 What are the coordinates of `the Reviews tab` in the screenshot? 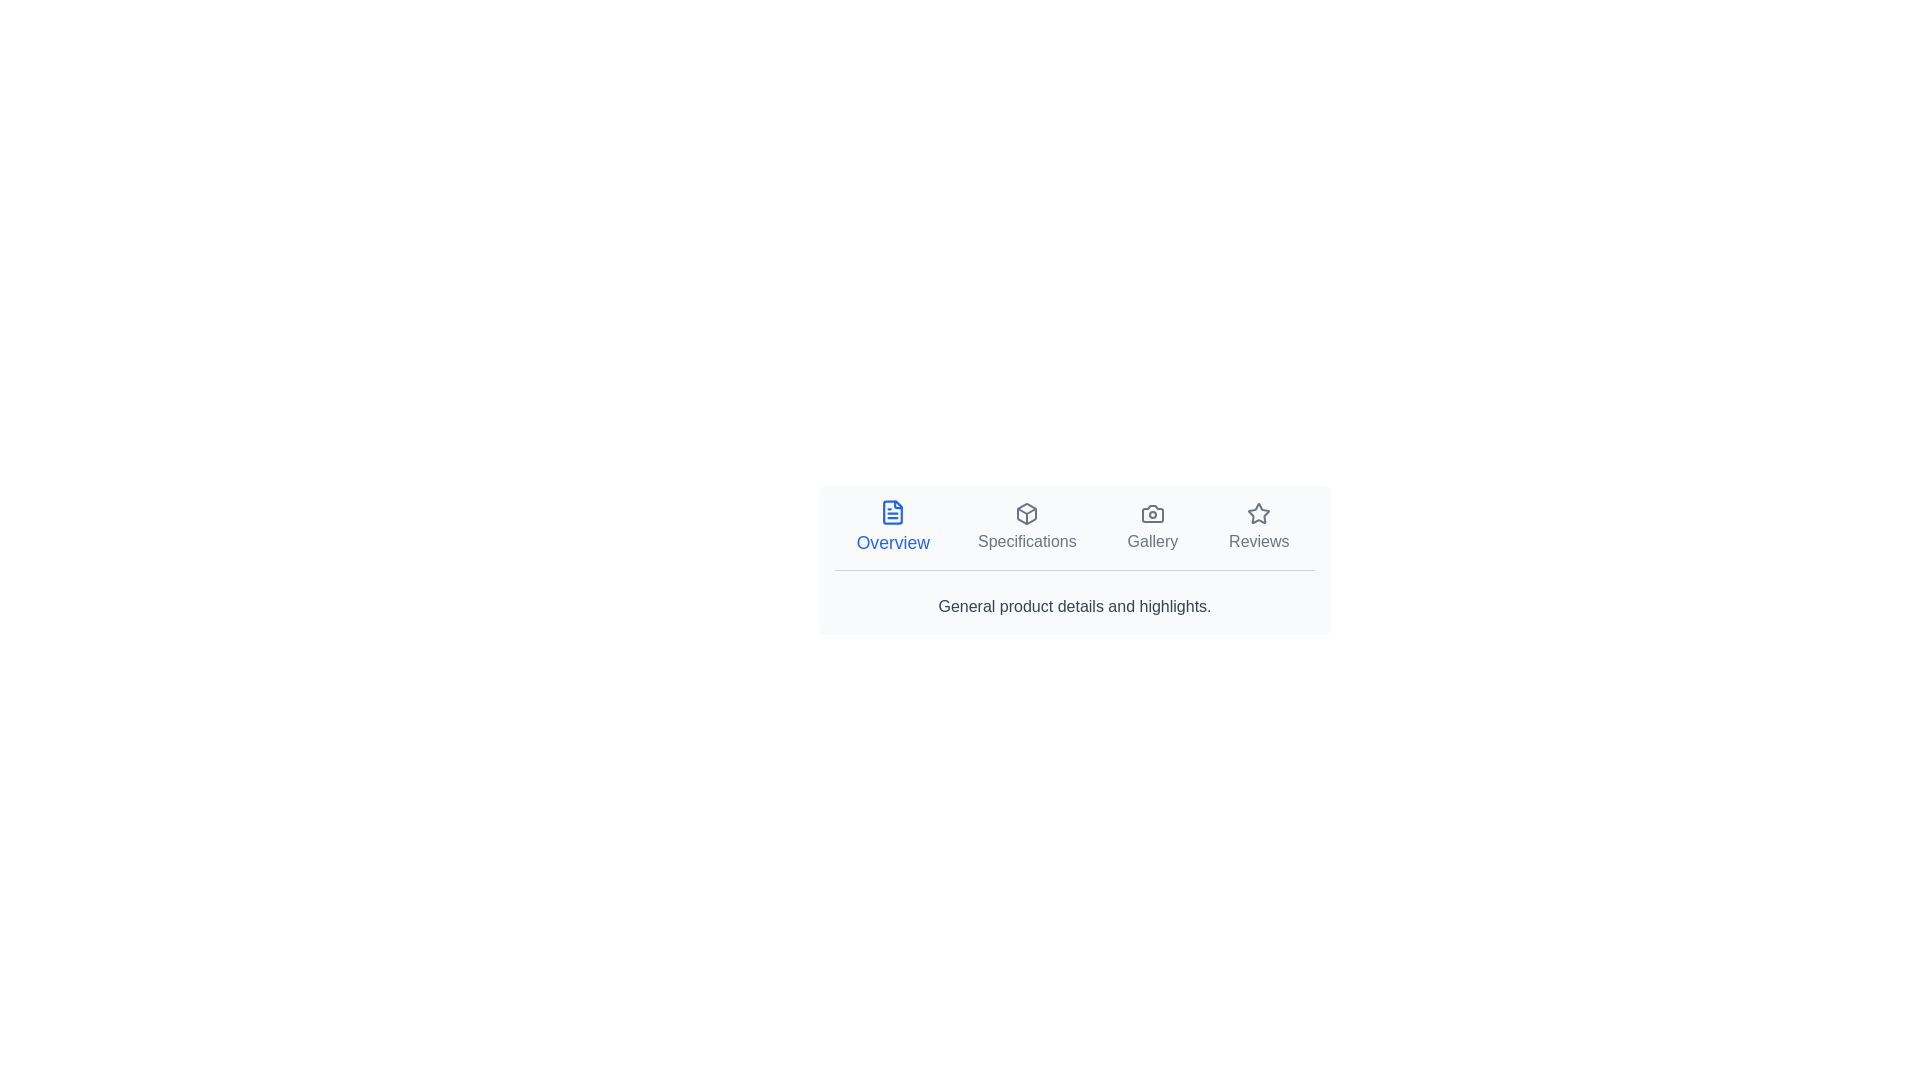 It's located at (1258, 527).